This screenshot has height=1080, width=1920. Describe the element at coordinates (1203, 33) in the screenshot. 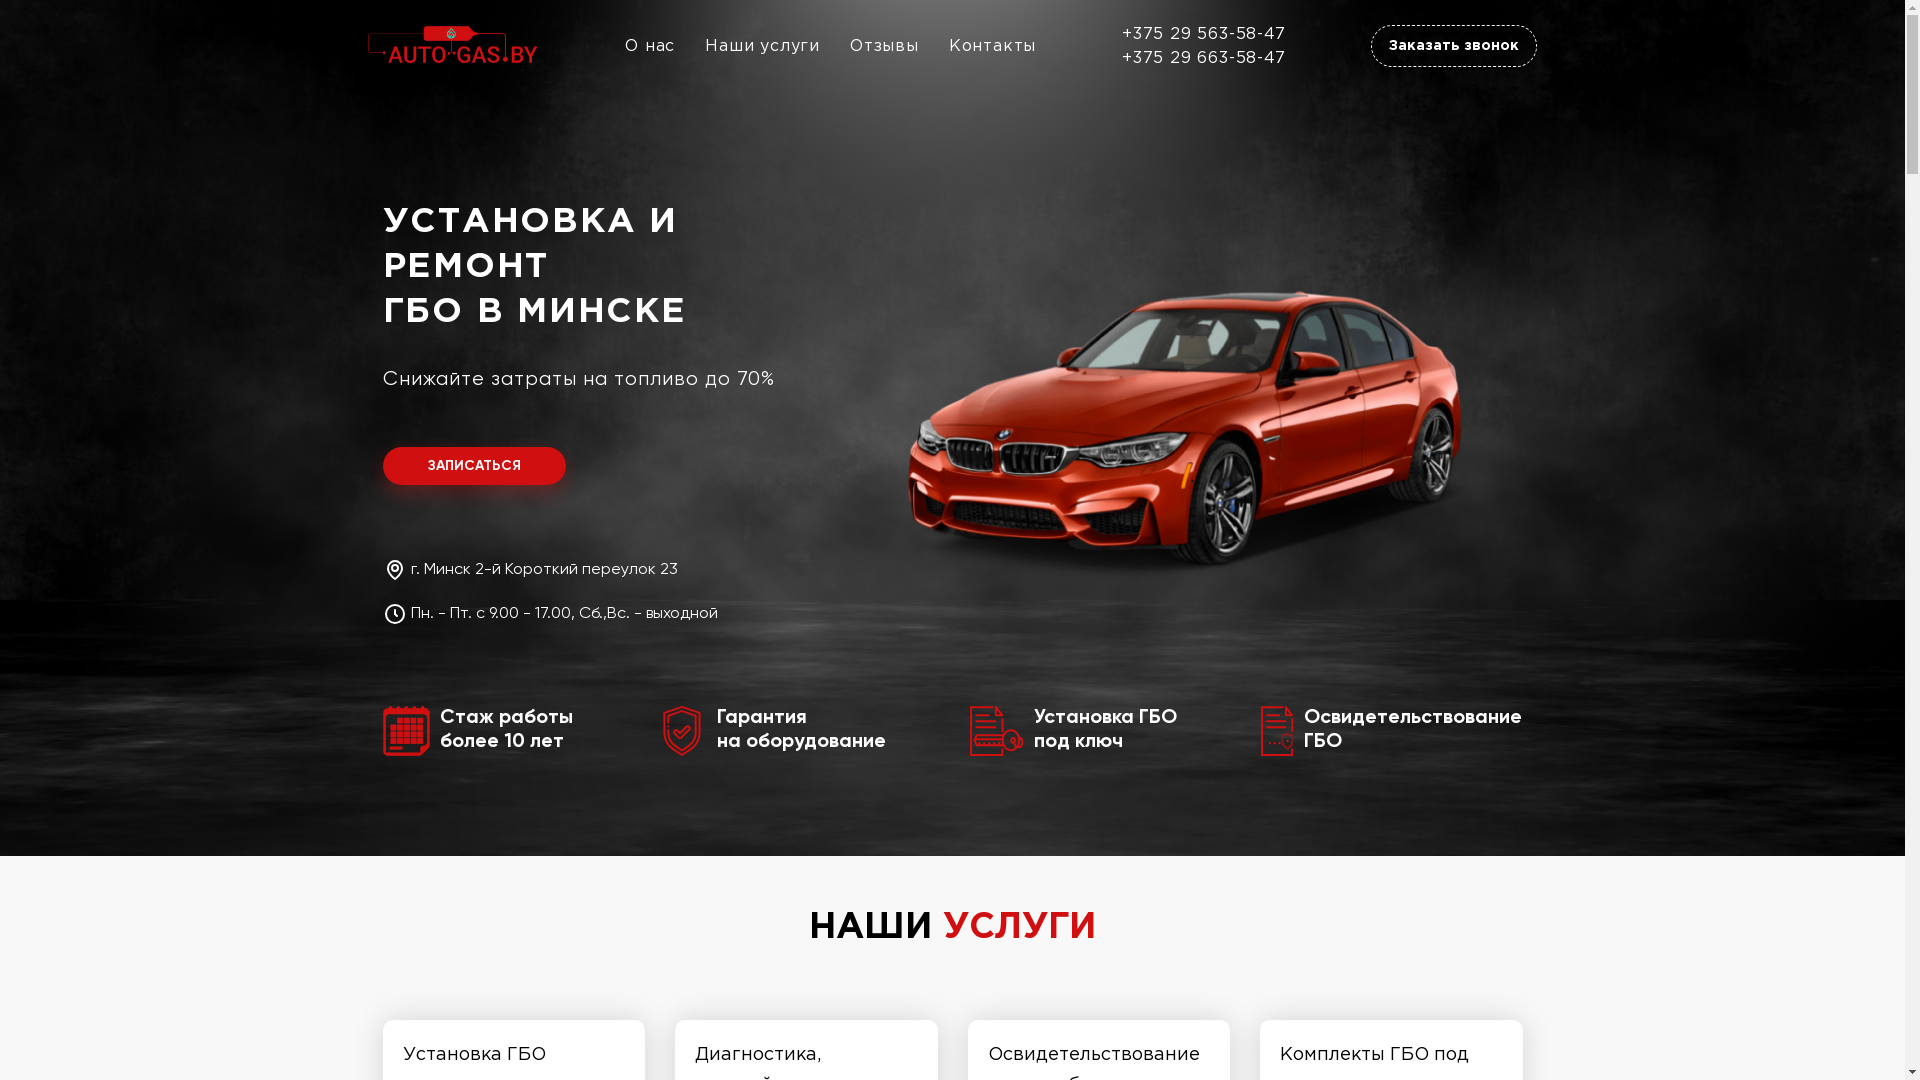

I see `'+375 29 563-58-47'` at that location.